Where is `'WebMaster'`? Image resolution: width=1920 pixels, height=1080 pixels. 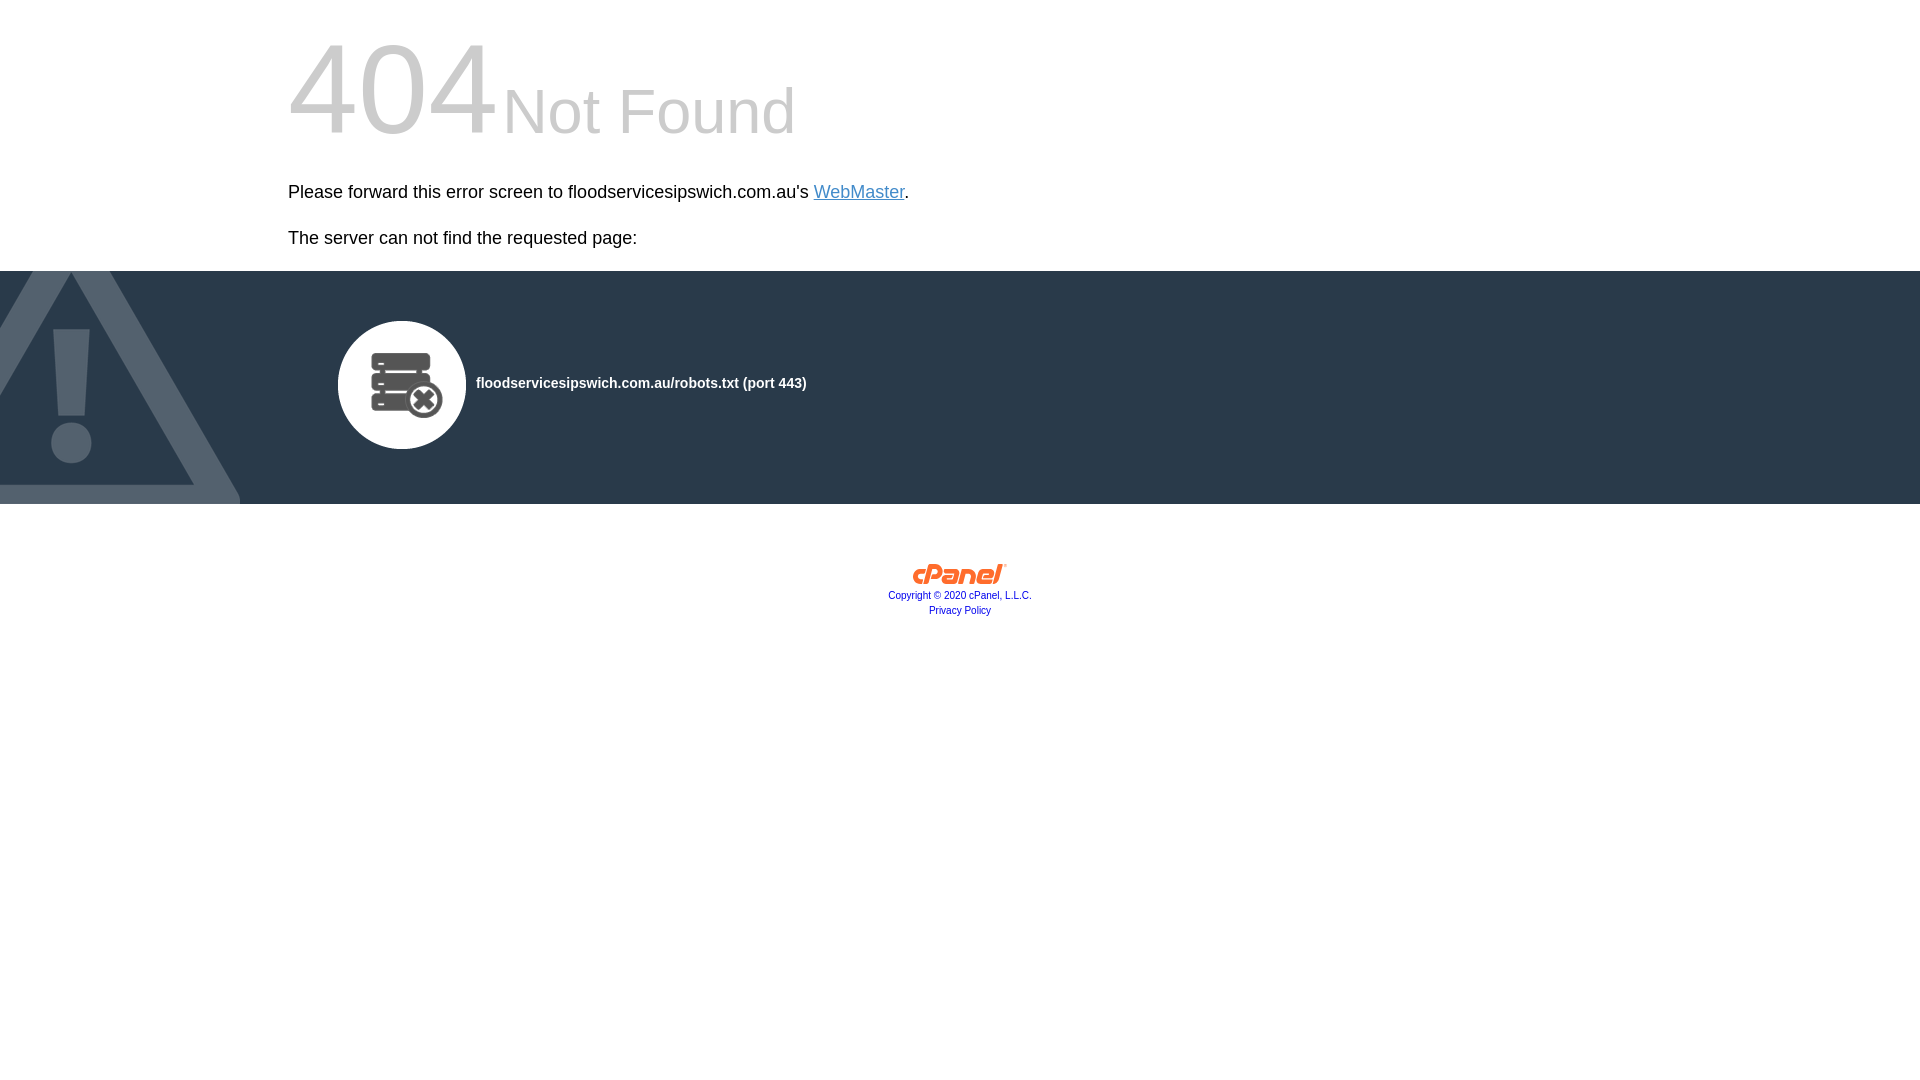
'WebMaster' is located at coordinates (859, 192).